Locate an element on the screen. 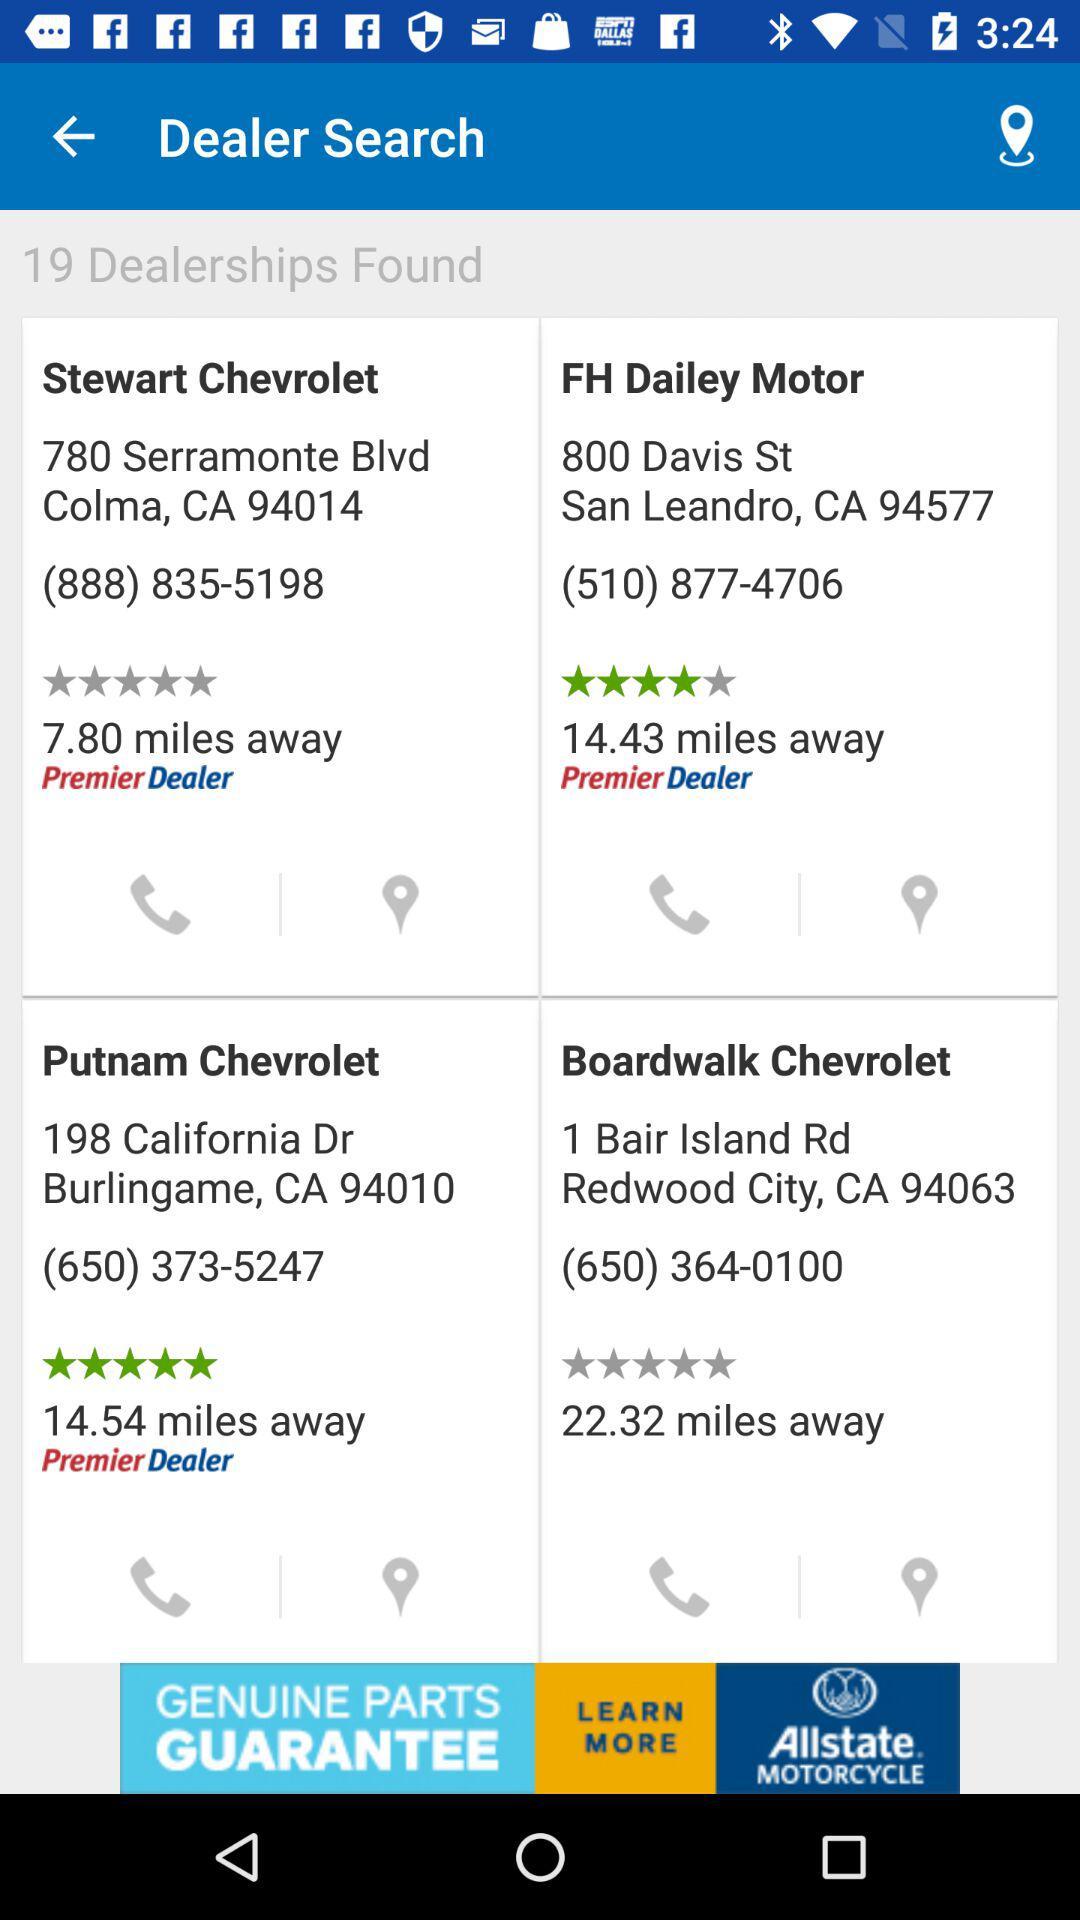  call button is located at coordinates (159, 903).